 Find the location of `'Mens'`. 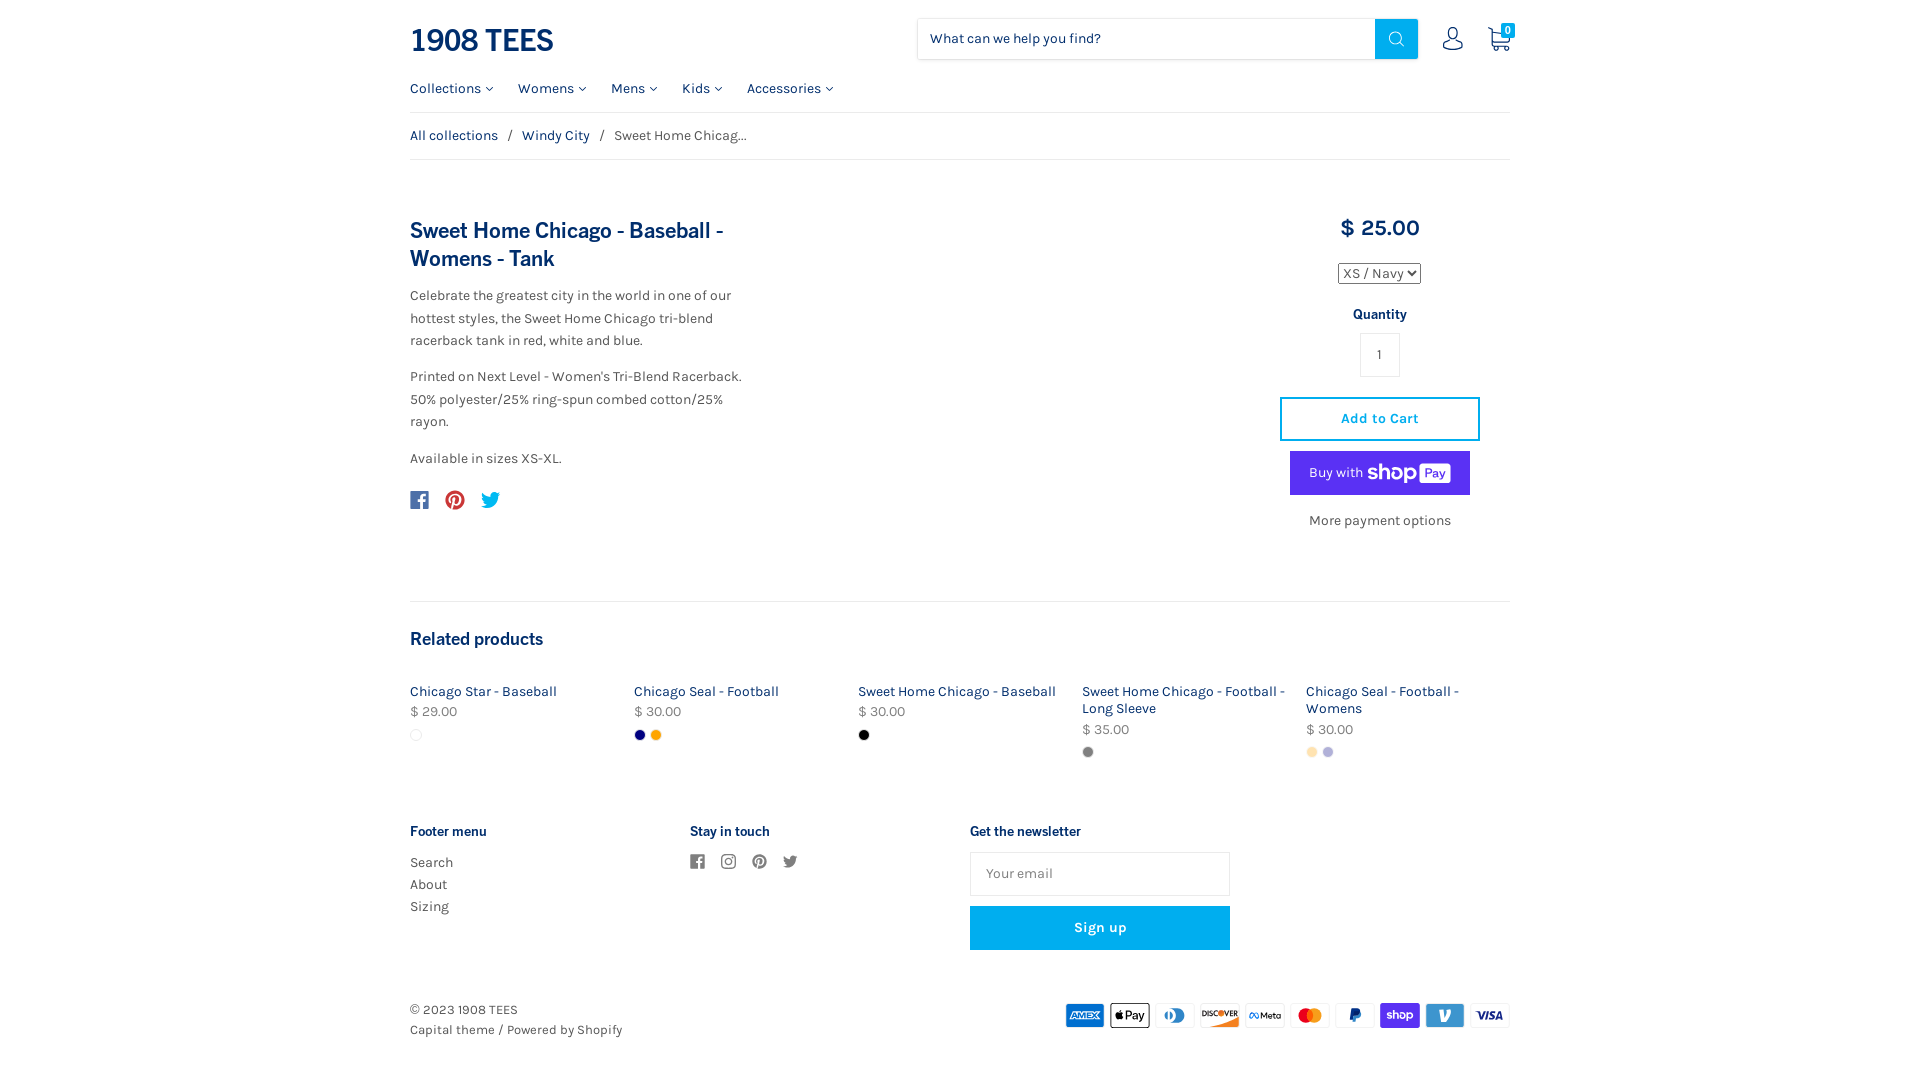

'Mens' is located at coordinates (646, 87).